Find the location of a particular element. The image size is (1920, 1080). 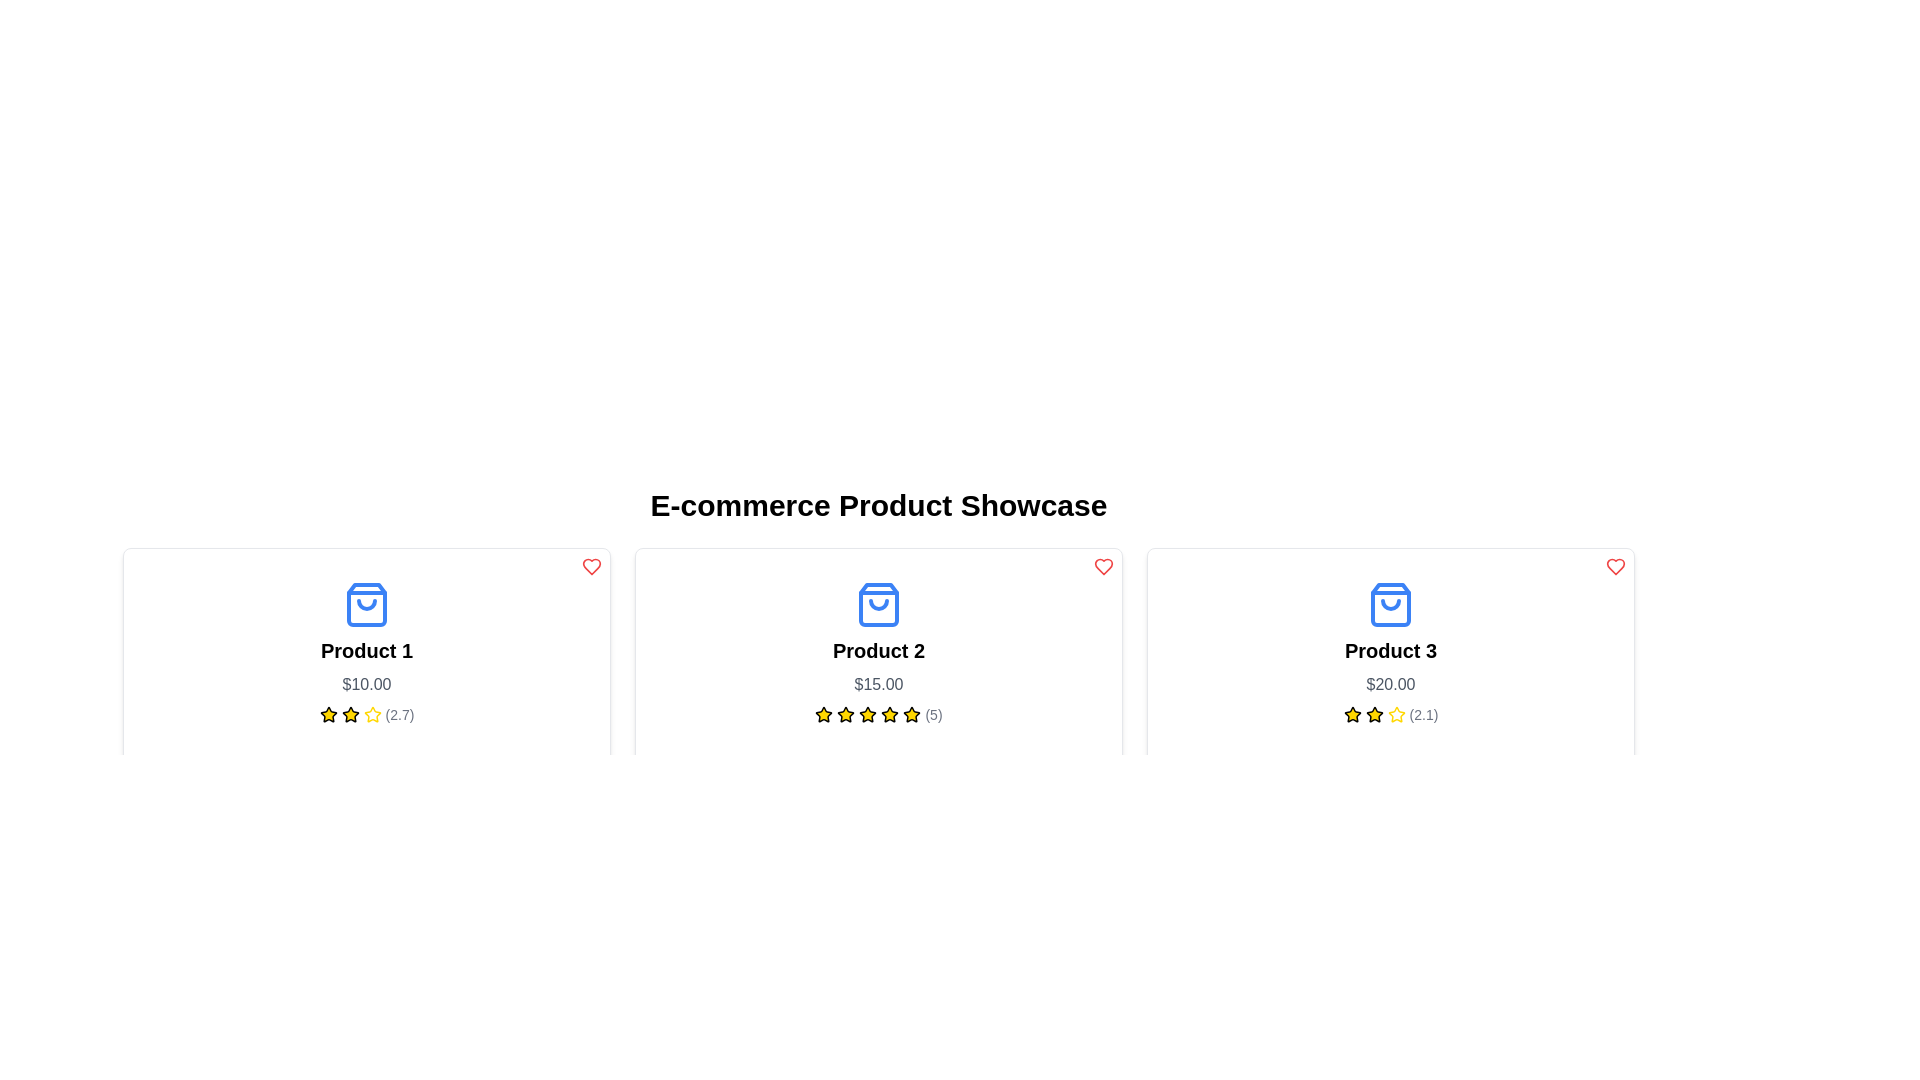

the red heart icon in the top-right corner of the 'Product 3' card is located at coordinates (1616, 567).